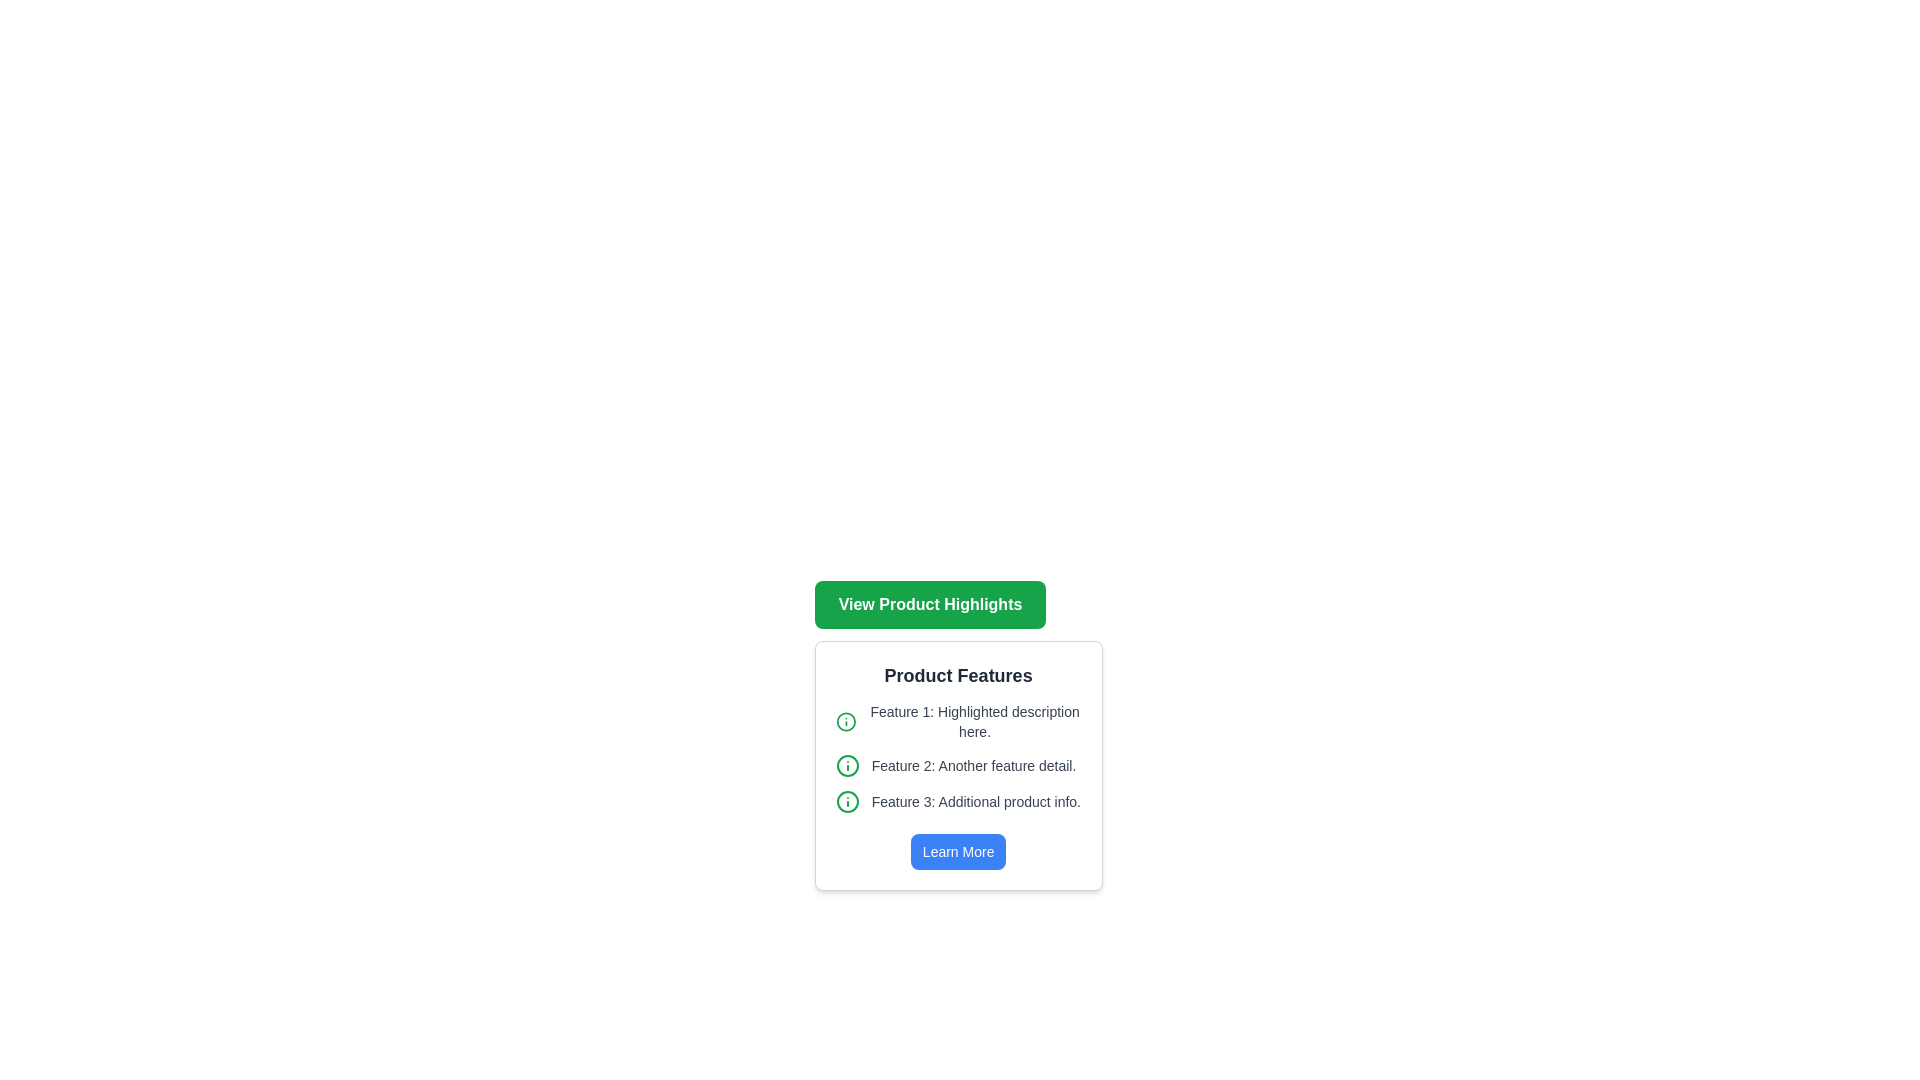 The width and height of the screenshot is (1920, 1080). What do you see at coordinates (847, 801) in the screenshot?
I see `the circular decorative SVG element with a green outline and white fill, located in the third feature of the 'Product Features' section` at bounding box center [847, 801].